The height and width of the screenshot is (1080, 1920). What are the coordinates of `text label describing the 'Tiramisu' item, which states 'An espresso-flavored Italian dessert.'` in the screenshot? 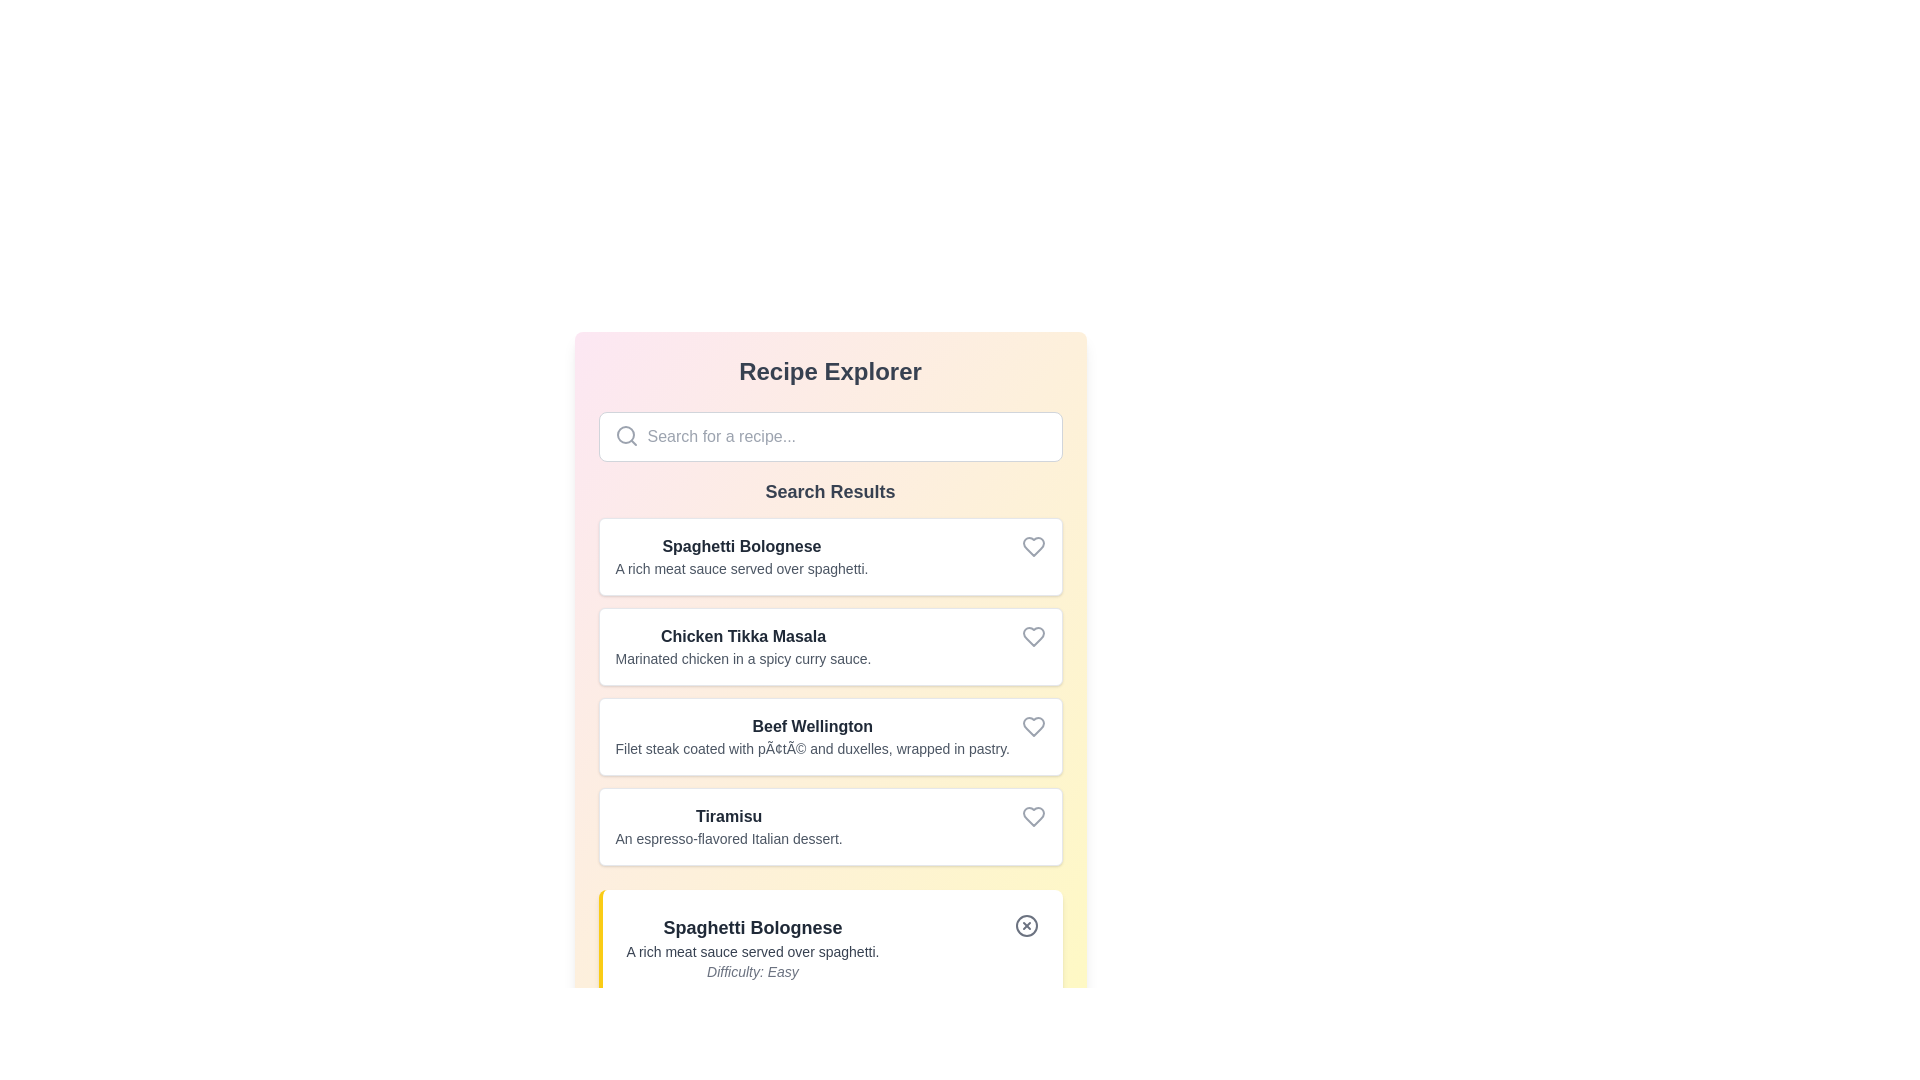 It's located at (728, 839).